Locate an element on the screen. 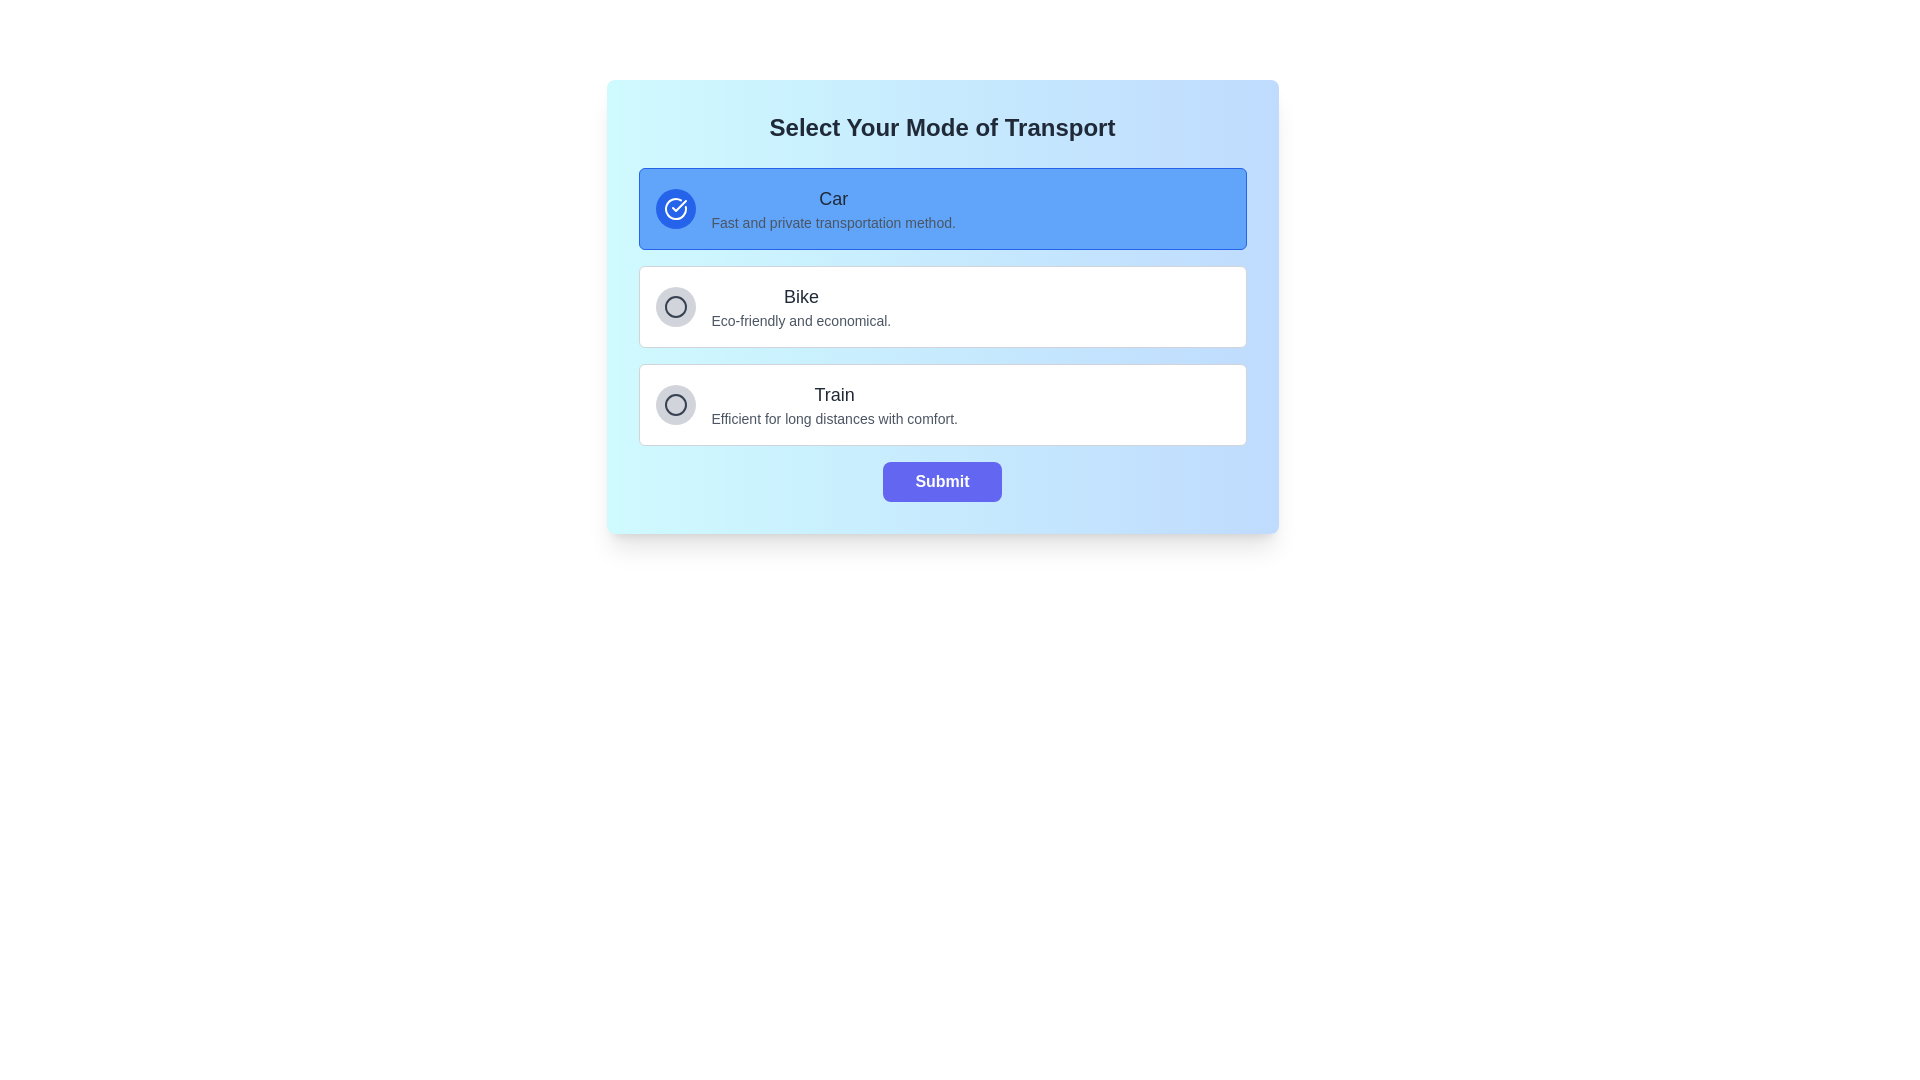  the descriptive text element for the 'Car' option in the transport selection interface, which is positioned centrally to the right of a circular icon with a tick mark is located at coordinates (833, 208).